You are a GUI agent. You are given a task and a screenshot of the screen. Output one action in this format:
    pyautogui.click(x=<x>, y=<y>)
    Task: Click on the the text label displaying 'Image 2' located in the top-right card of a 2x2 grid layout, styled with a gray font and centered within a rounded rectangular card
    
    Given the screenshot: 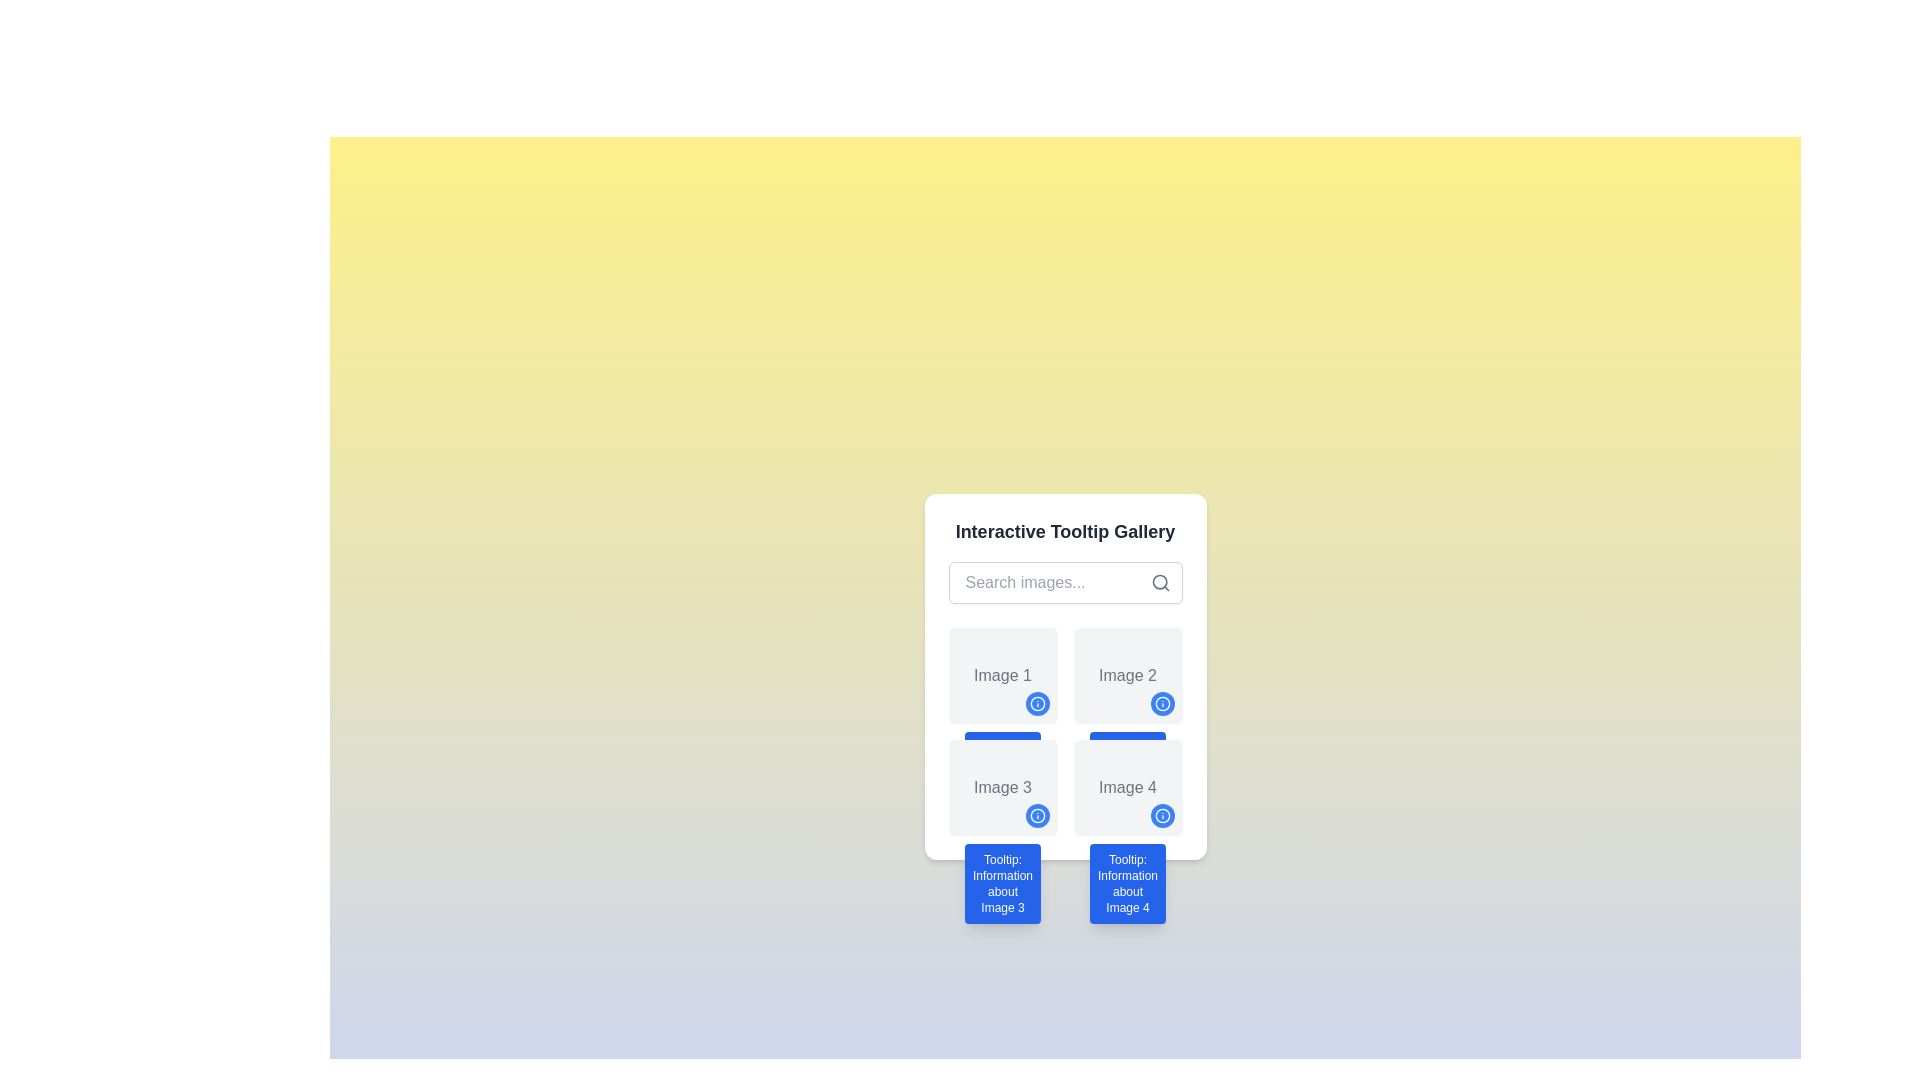 What is the action you would take?
    pyautogui.click(x=1128, y=675)
    